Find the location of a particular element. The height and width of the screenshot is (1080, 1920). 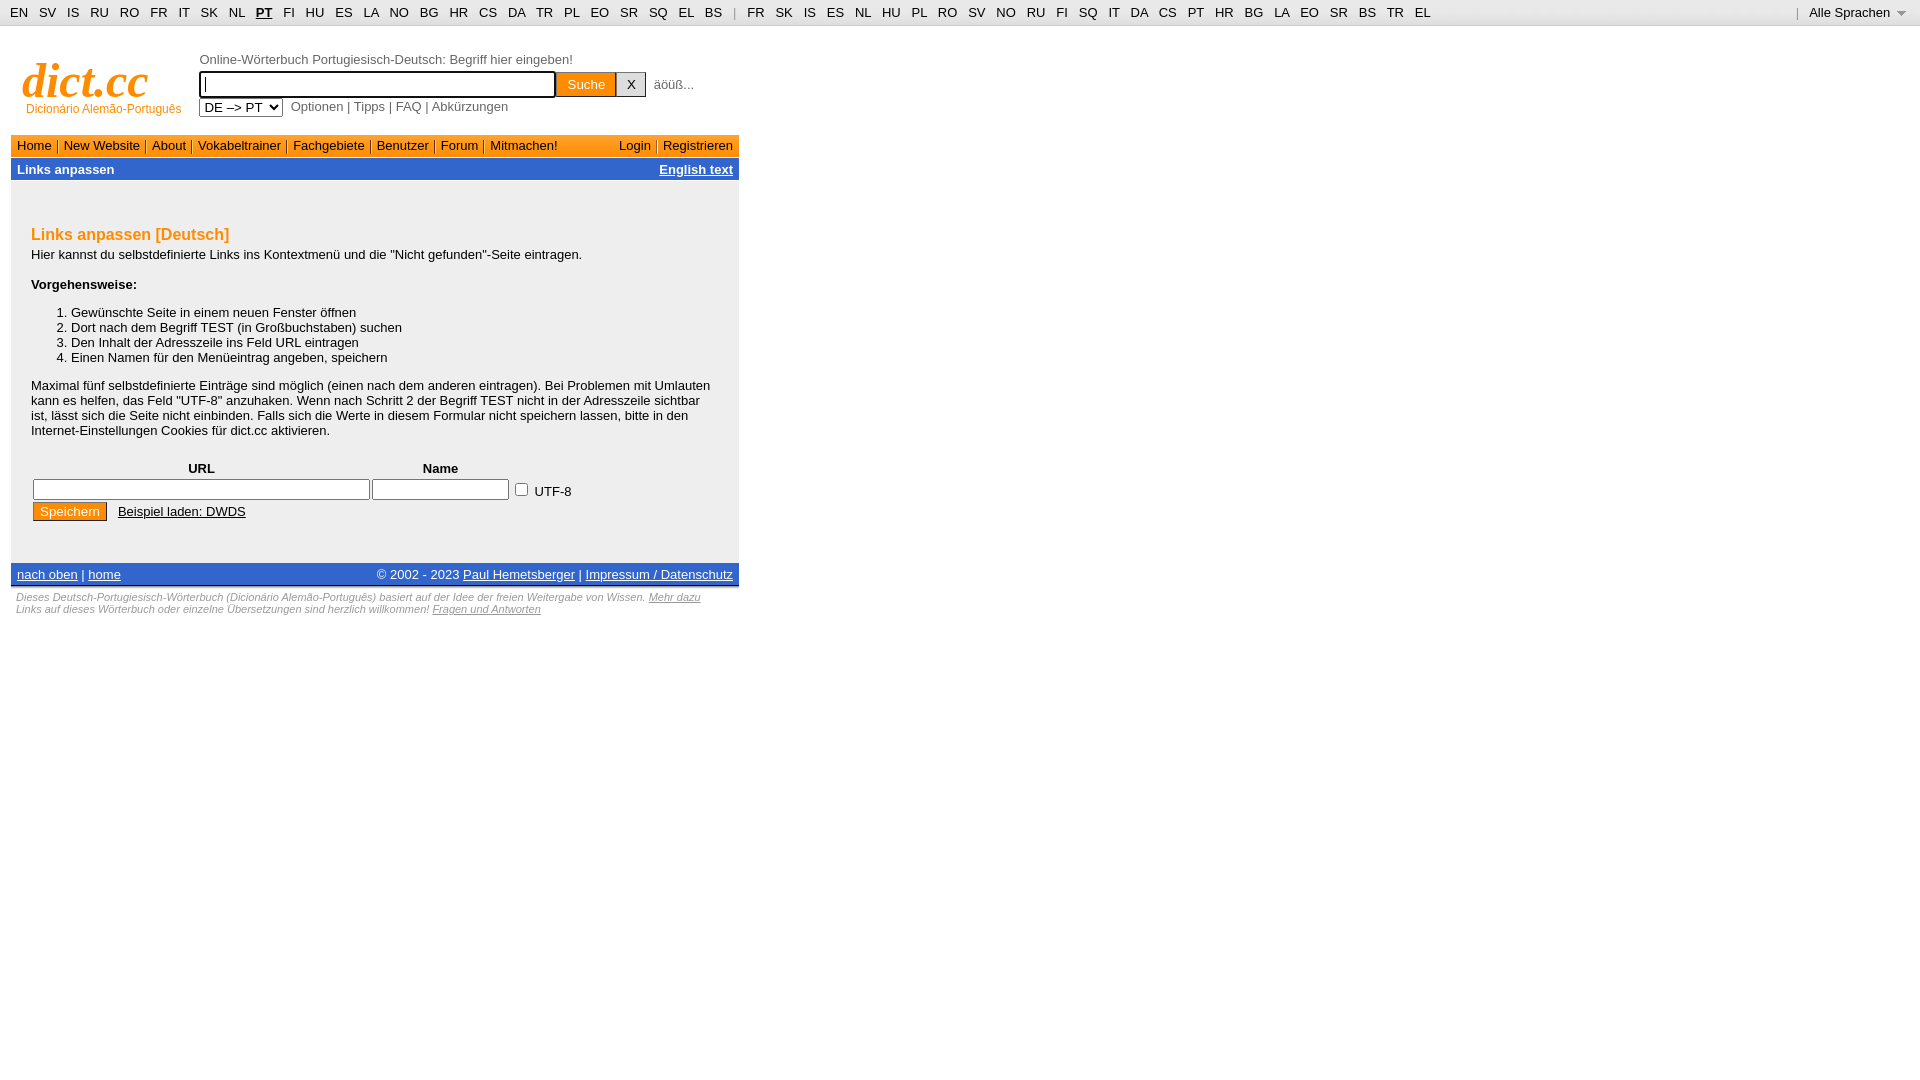

'Vokabeltrainer' is located at coordinates (239, 144).